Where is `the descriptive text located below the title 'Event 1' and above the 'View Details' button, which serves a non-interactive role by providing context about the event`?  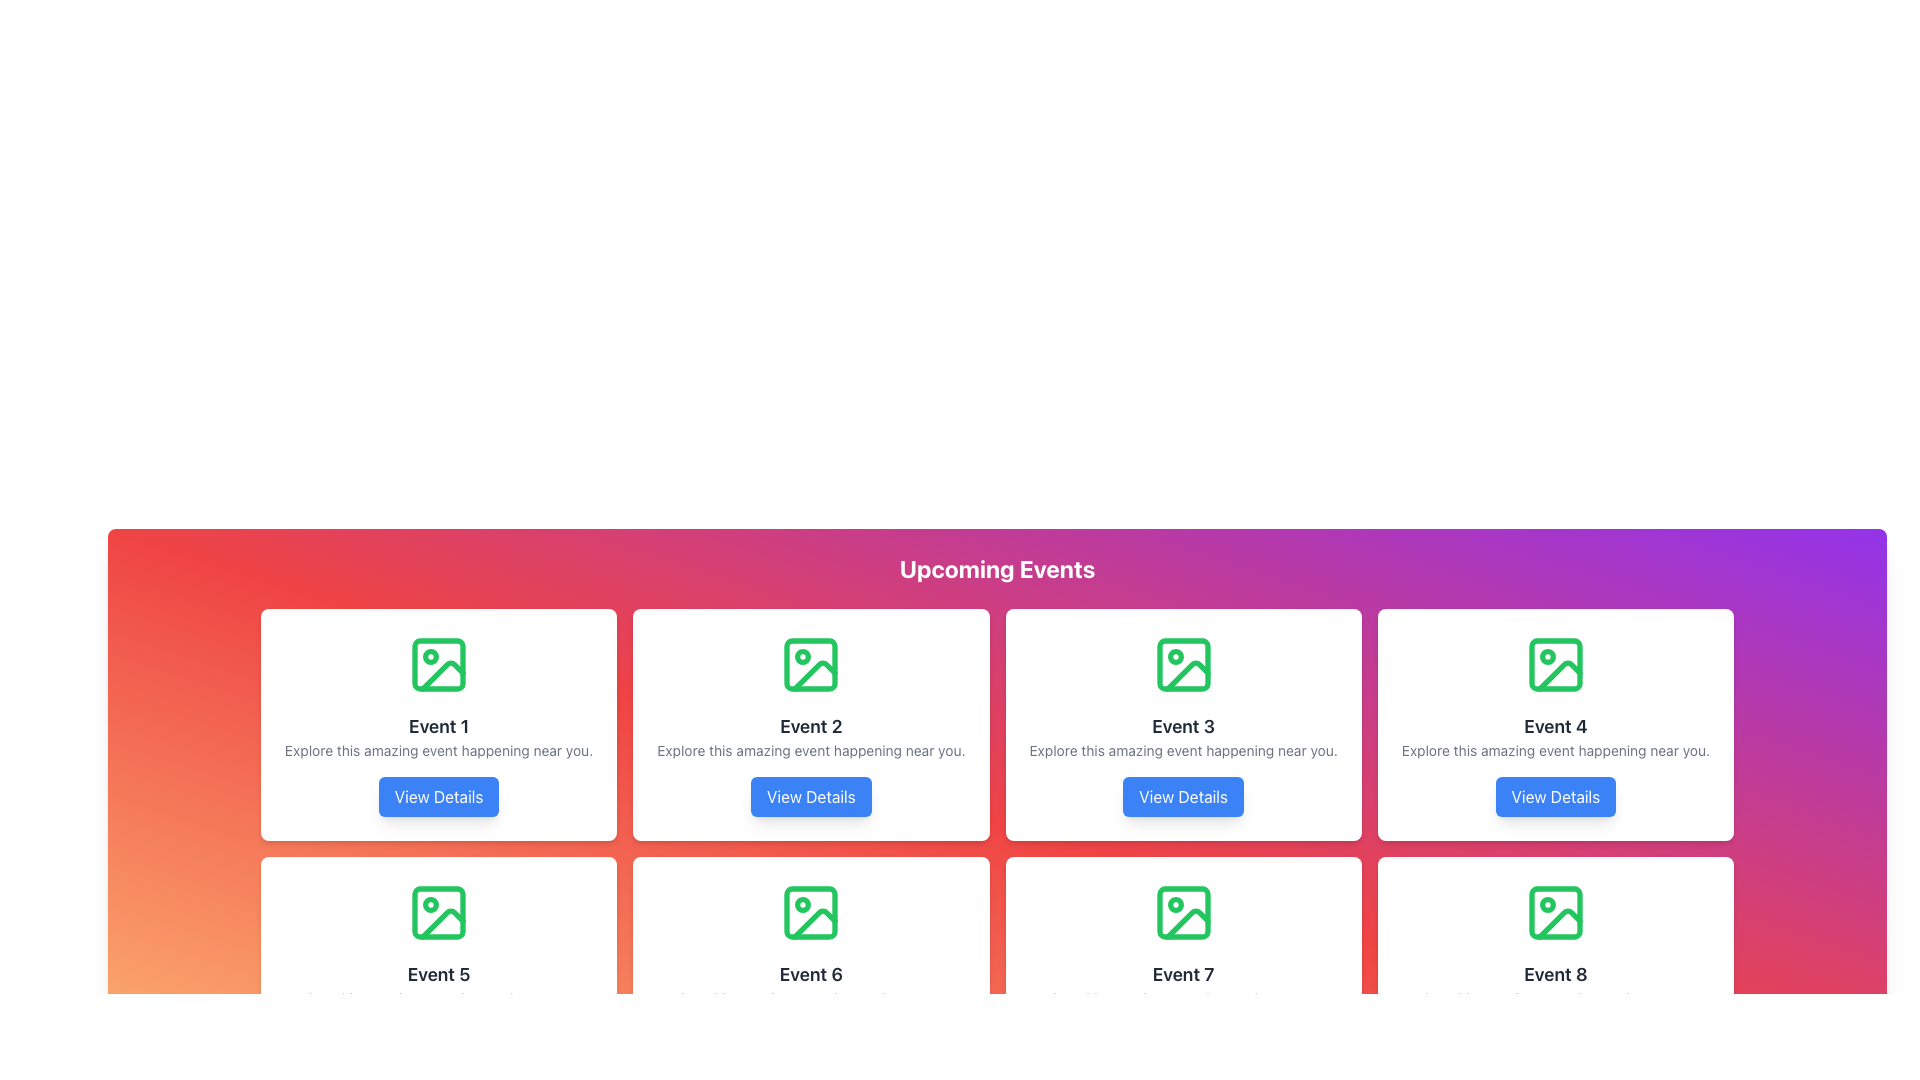
the descriptive text located below the title 'Event 1' and above the 'View Details' button, which serves a non-interactive role by providing context about the event is located at coordinates (438, 751).